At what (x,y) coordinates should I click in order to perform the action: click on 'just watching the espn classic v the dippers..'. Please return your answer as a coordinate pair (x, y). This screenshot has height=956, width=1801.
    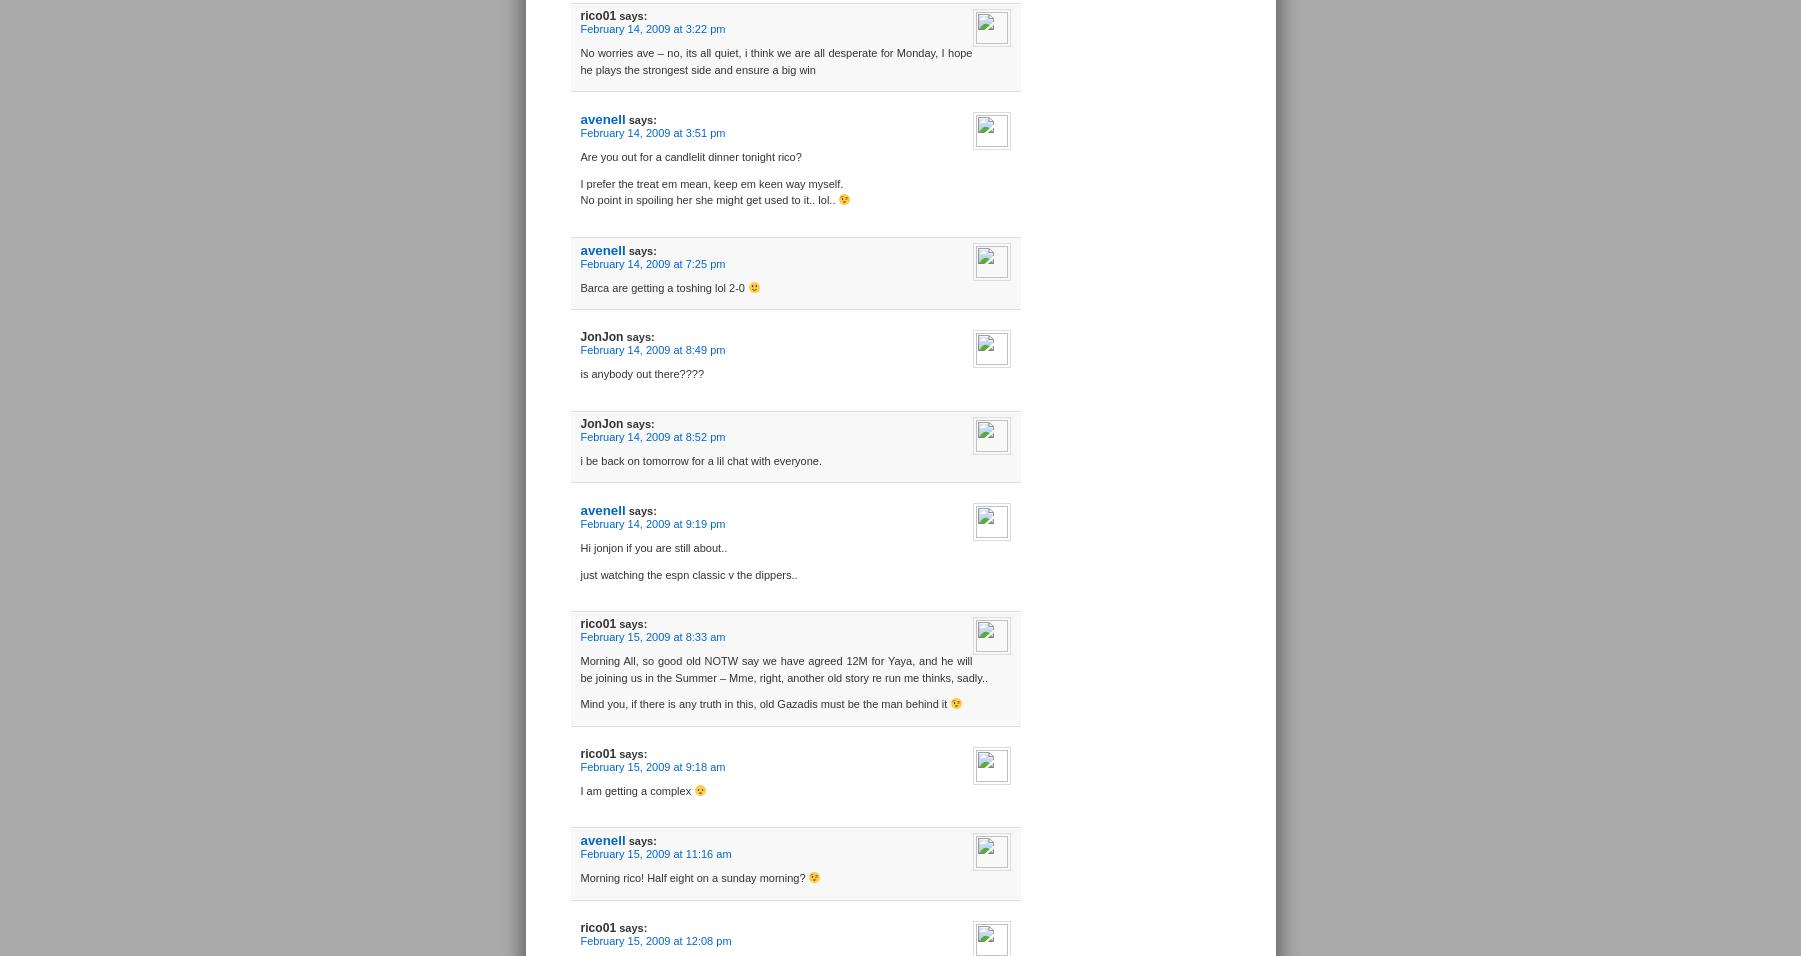
    Looking at the image, I should click on (687, 572).